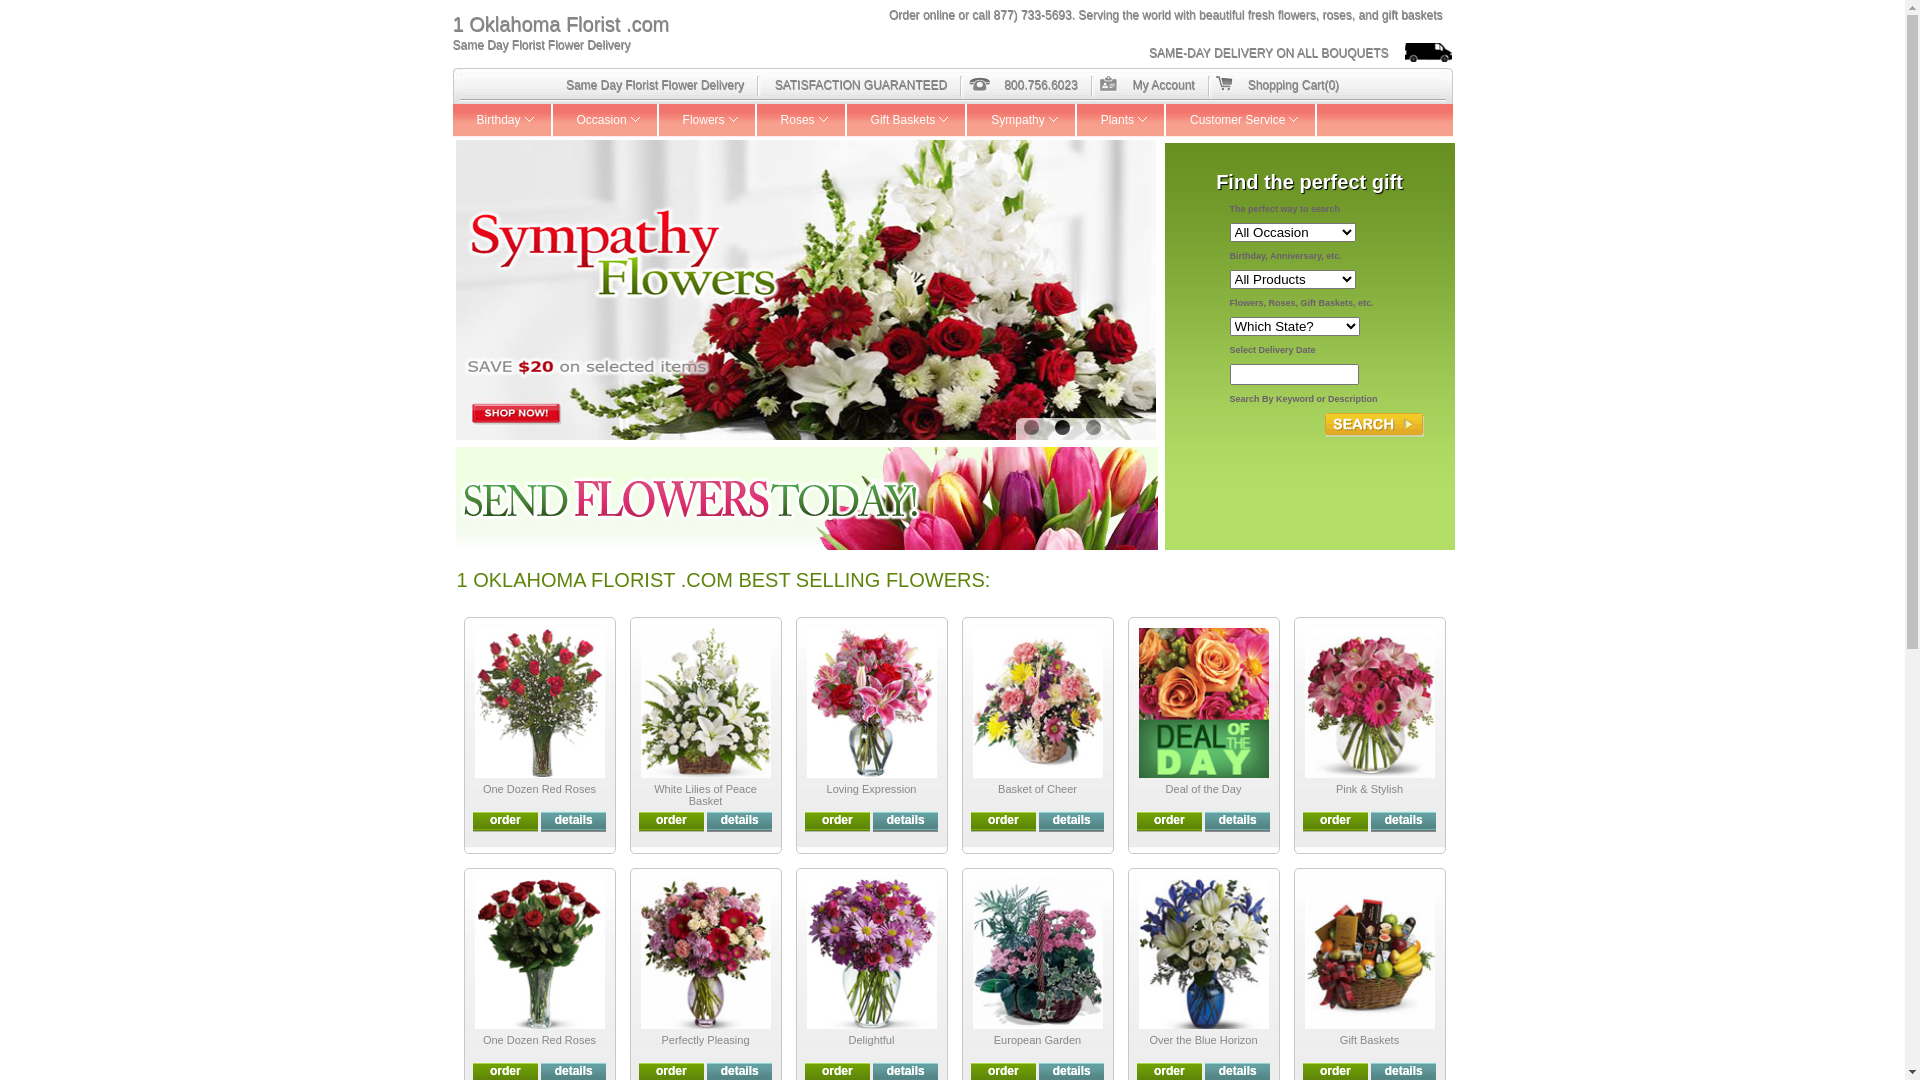 The height and width of the screenshot is (1080, 1920). I want to click on 'Delightful', so click(872, 1039).